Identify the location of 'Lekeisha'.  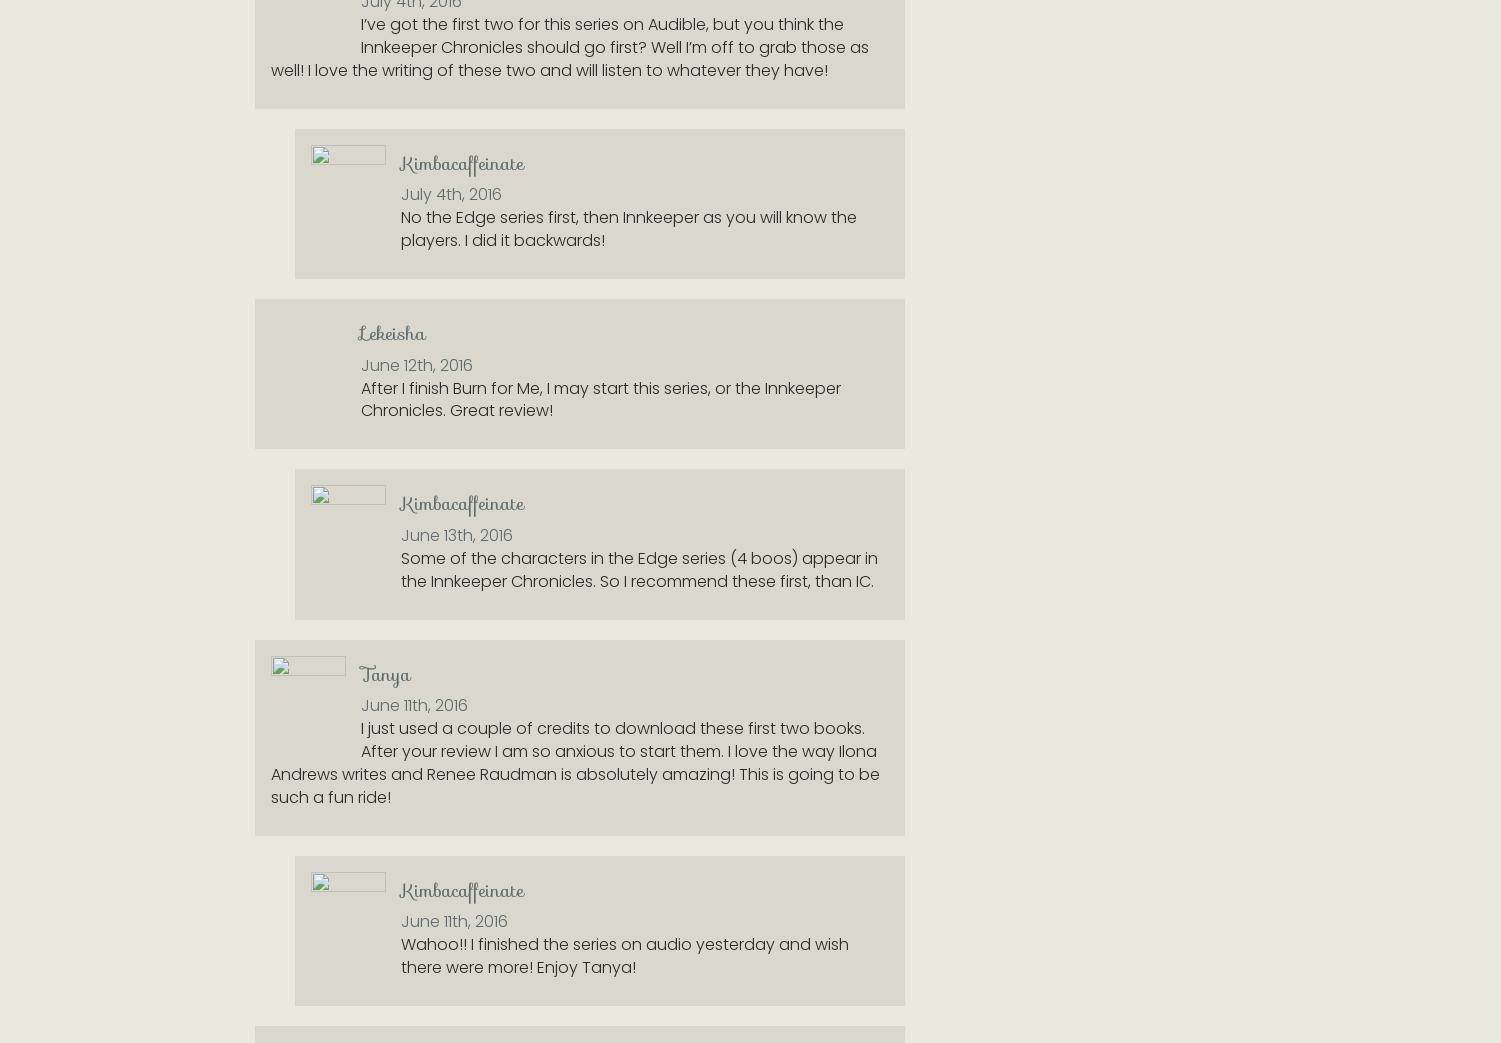
(359, 332).